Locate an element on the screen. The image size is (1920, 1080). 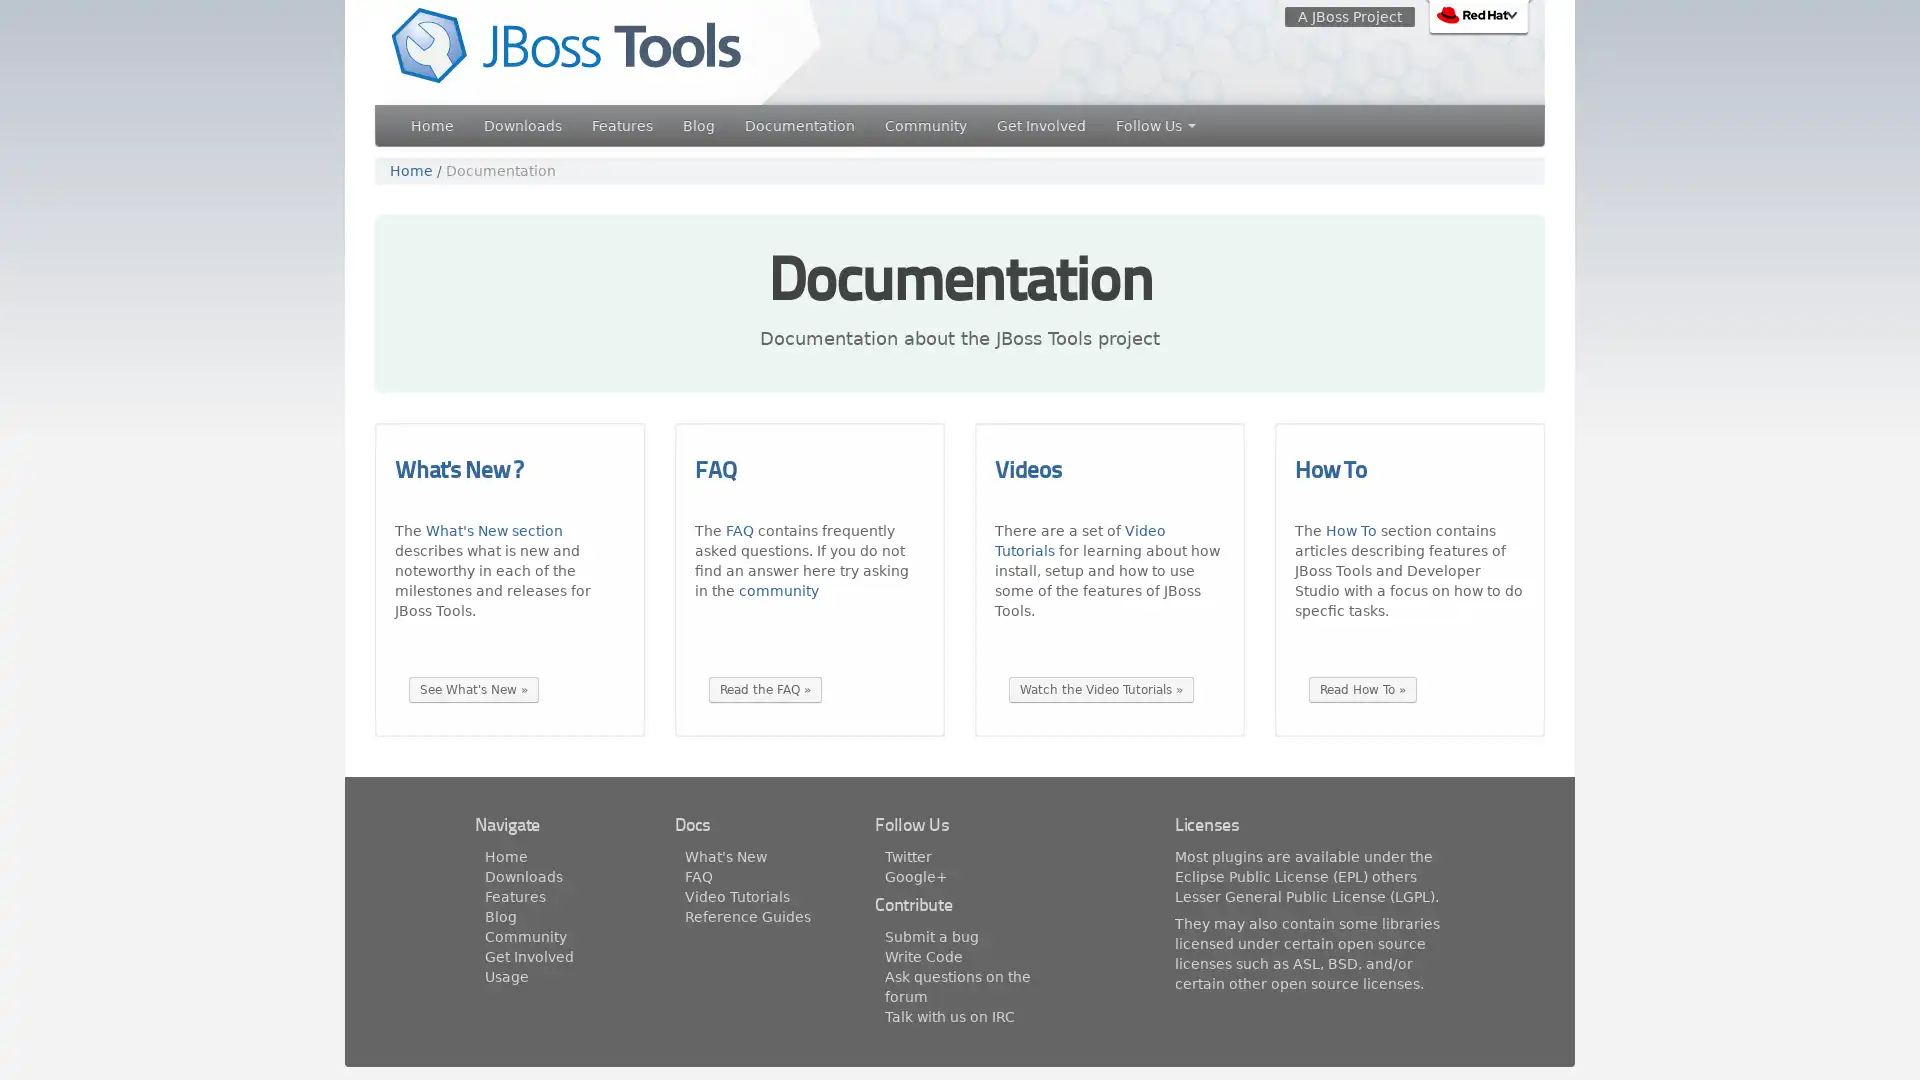
See What's New is located at coordinates (473, 689).